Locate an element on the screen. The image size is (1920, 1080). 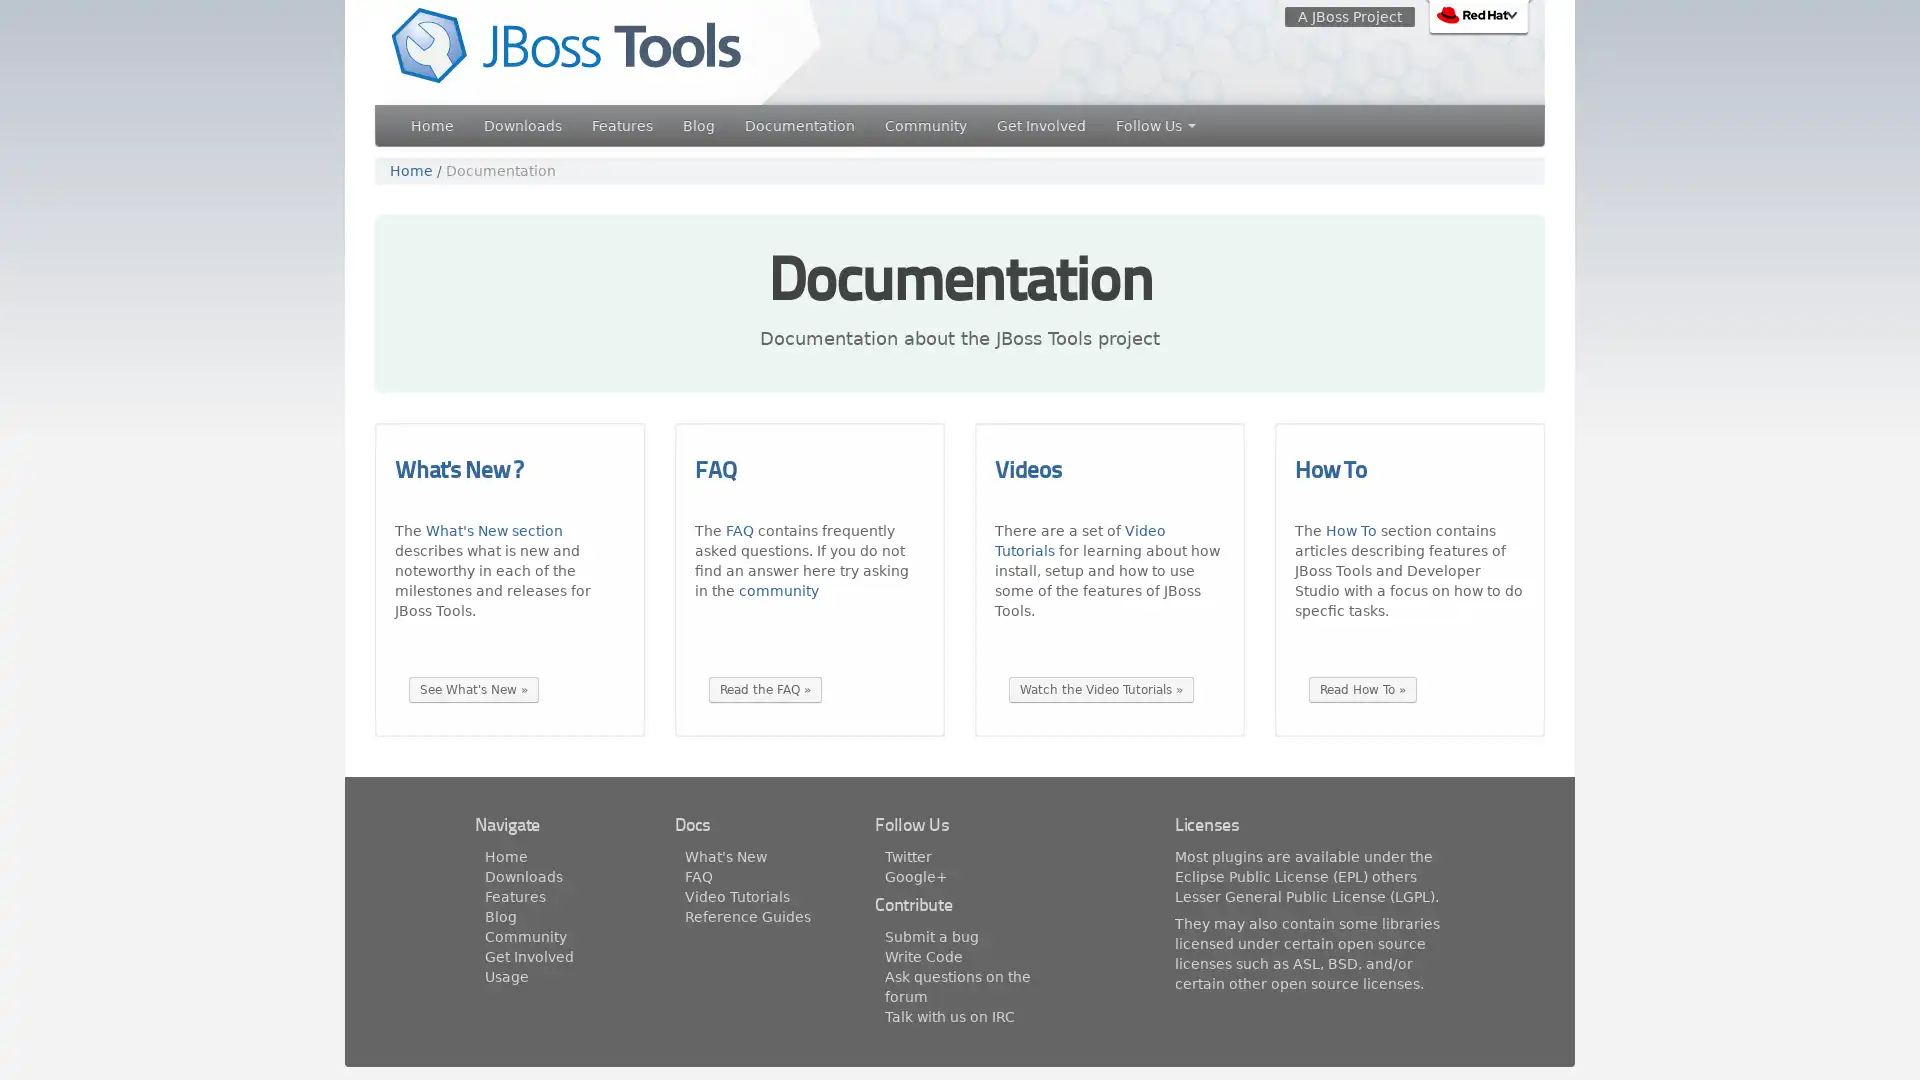
See What's New is located at coordinates (473, 689).